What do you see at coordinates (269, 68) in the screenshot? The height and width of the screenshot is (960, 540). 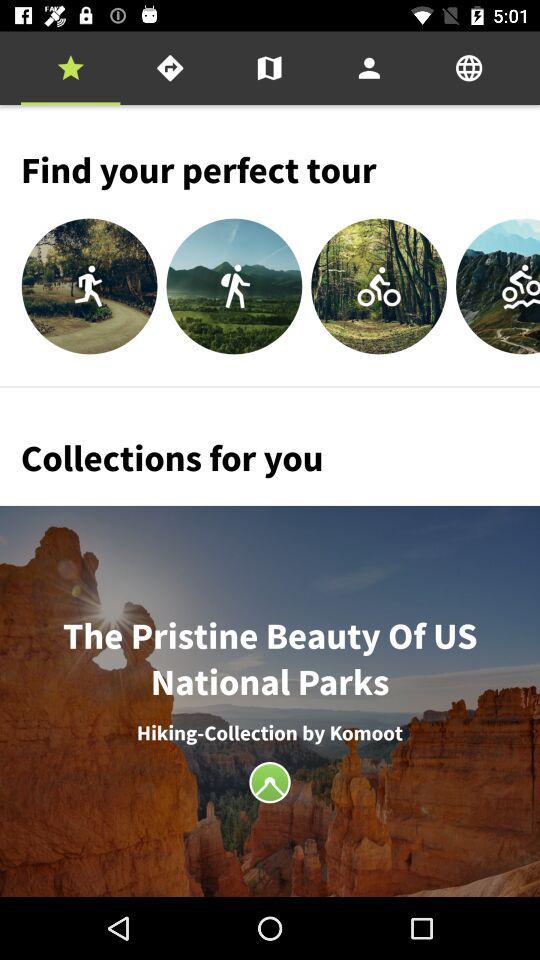 I see `the icon above find your perfect item` at bounding box center [269, 68].